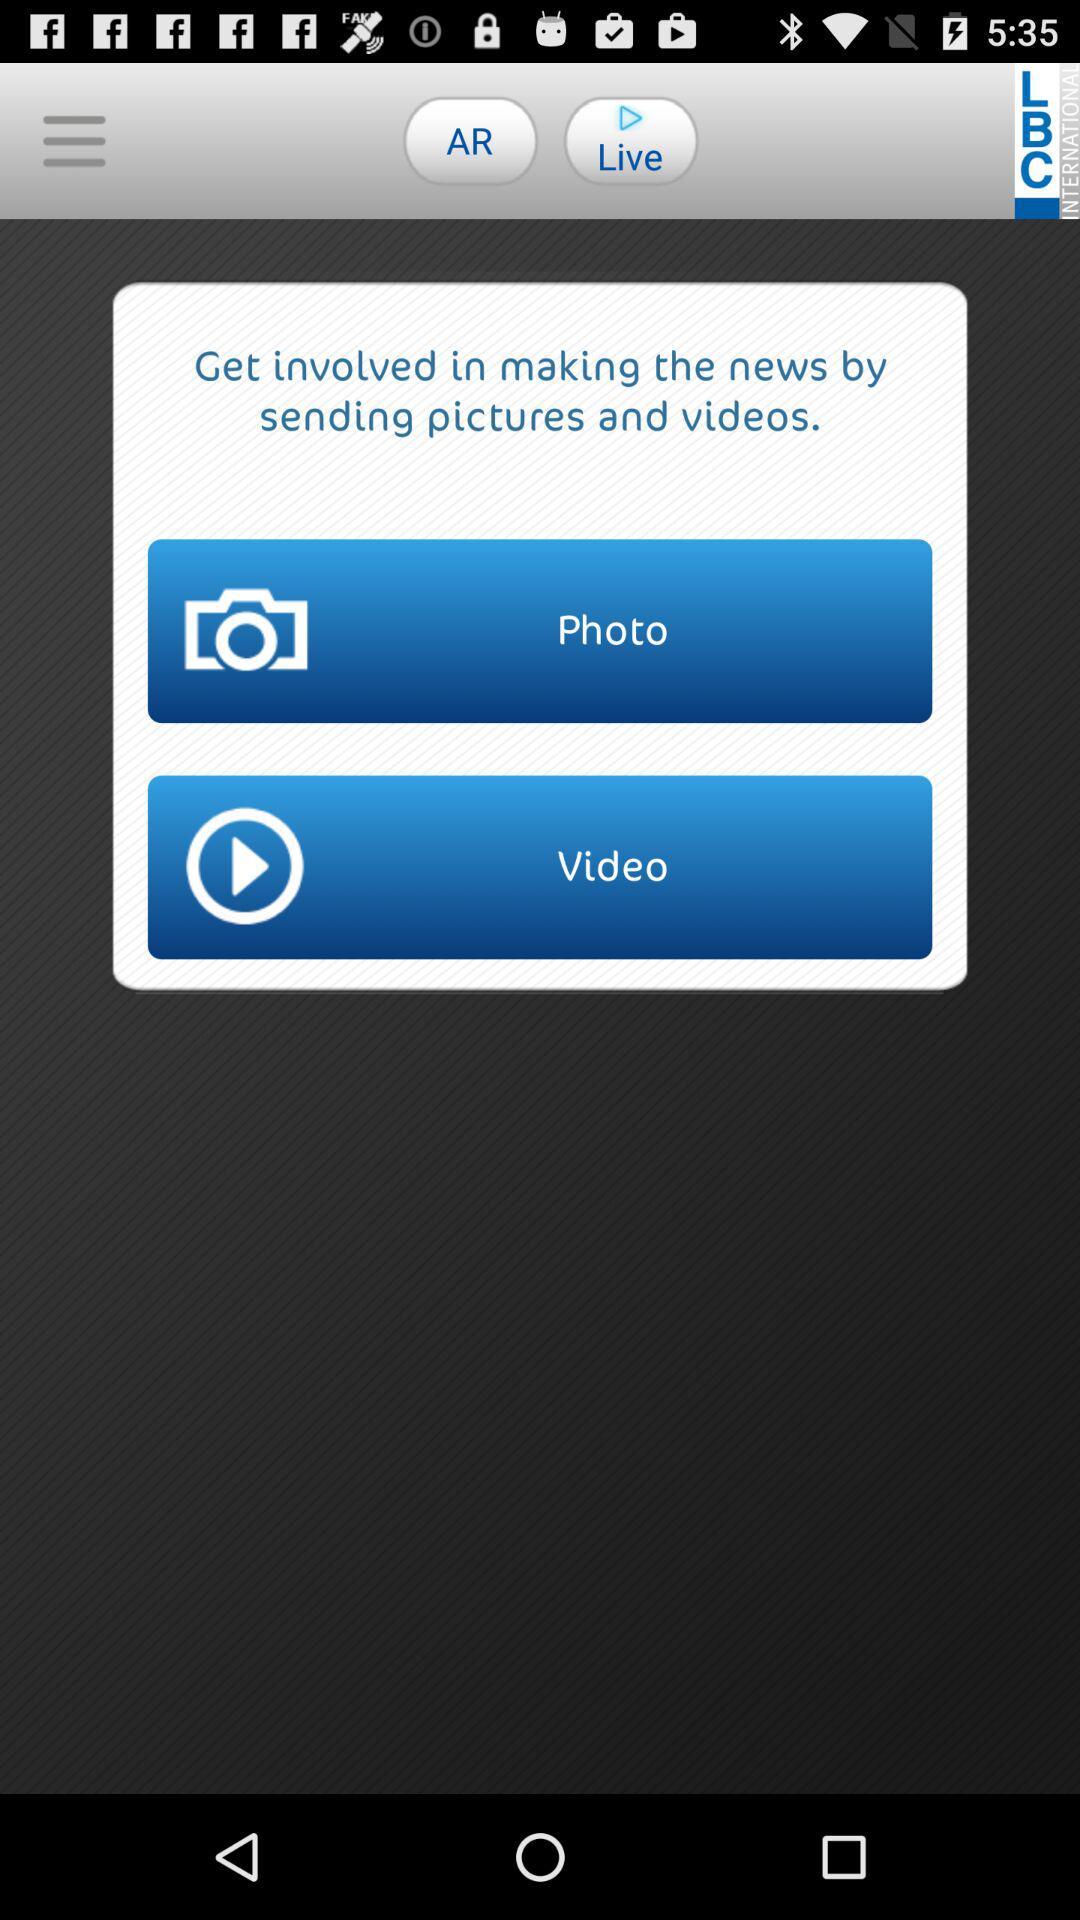  Describe the element at coordinates (540, 867) in the screenshot. I see `video item` at that location.